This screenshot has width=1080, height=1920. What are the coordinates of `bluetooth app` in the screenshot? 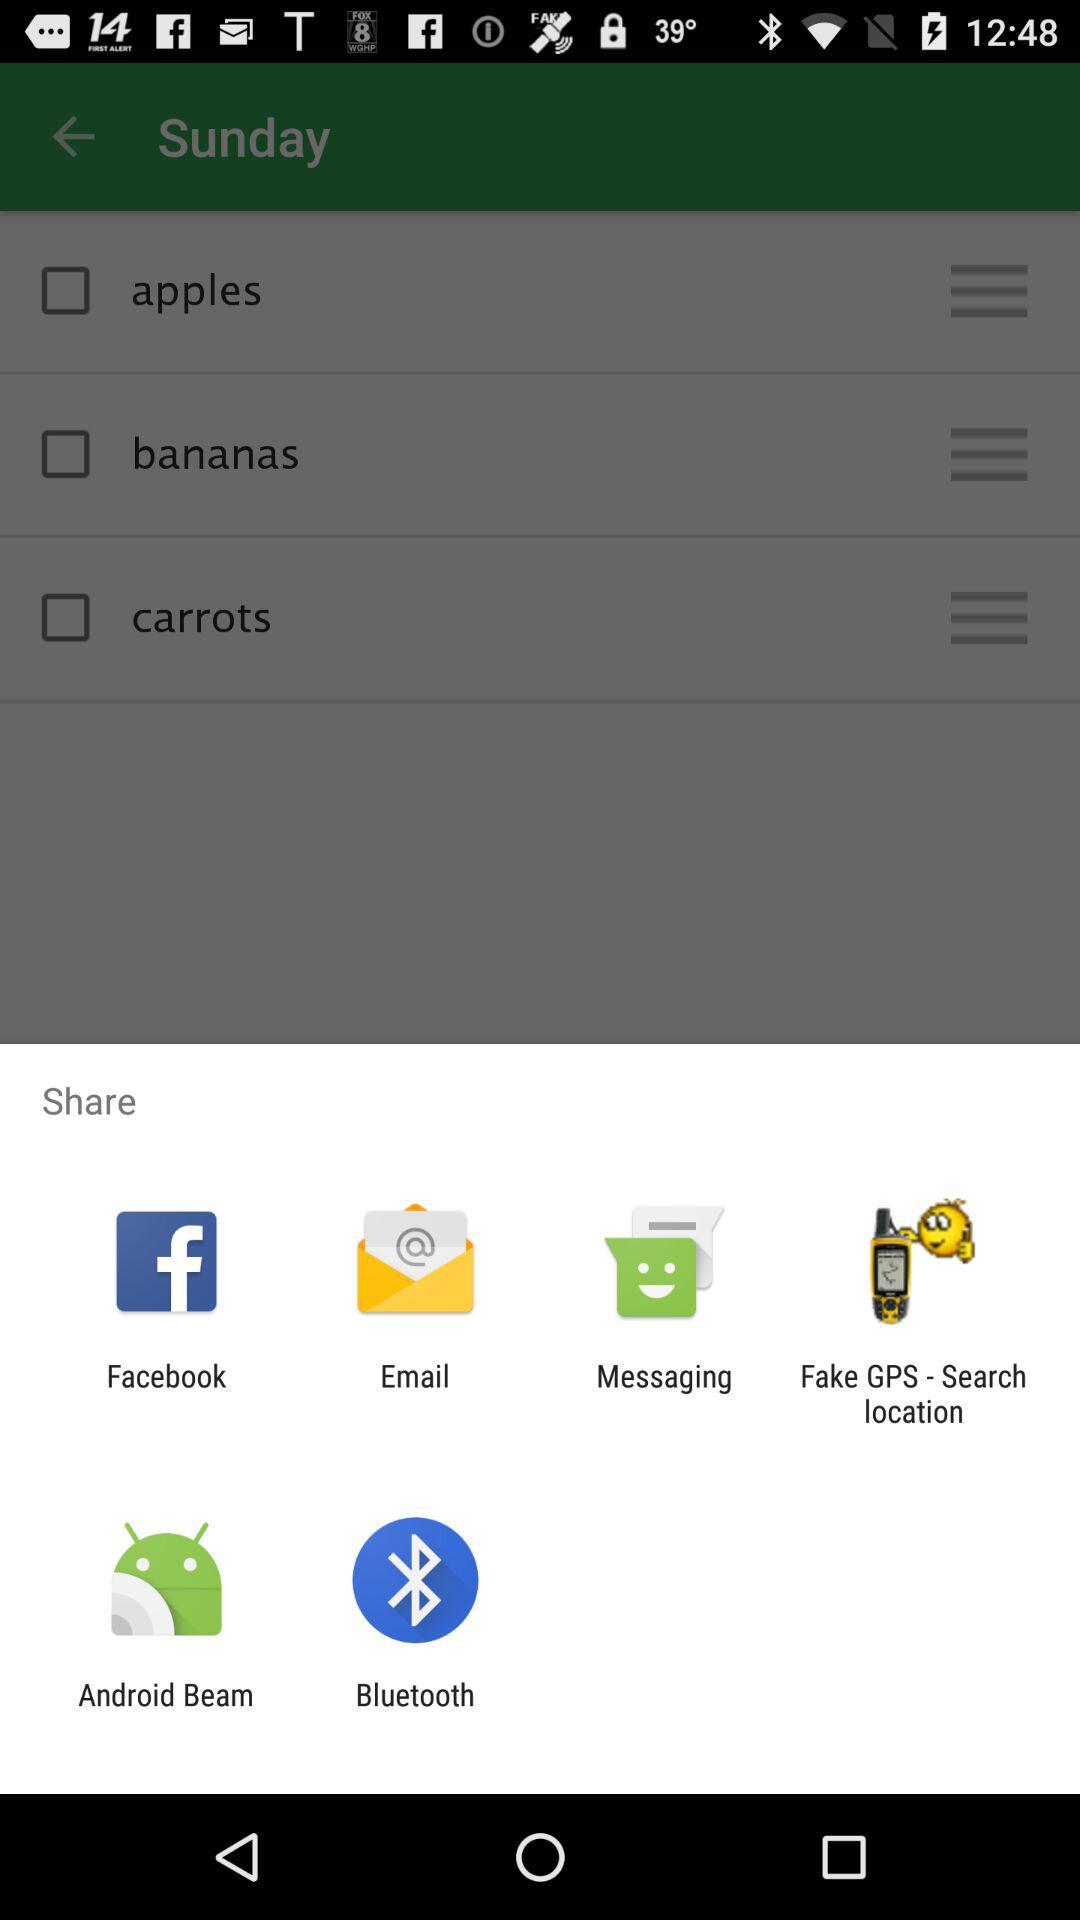 It's located at (414, 1711).